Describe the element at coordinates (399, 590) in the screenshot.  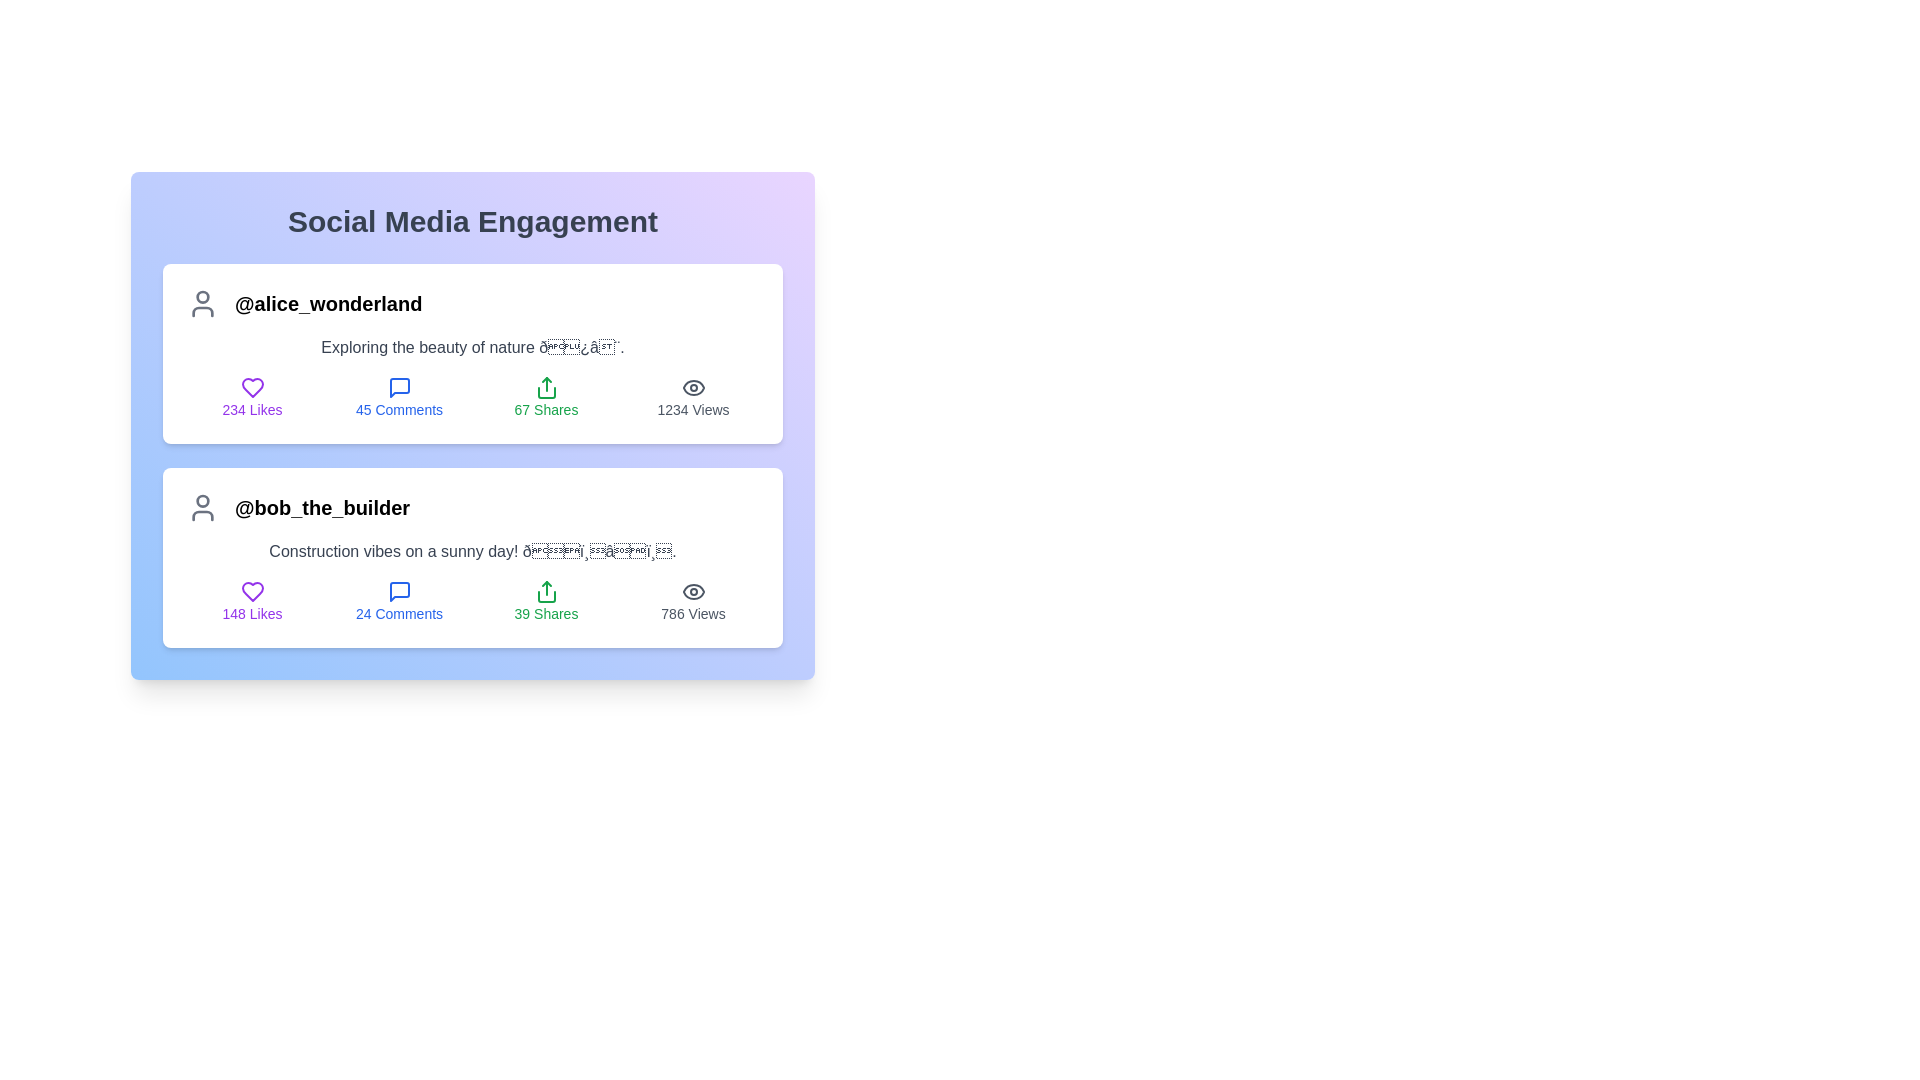
I see `the speech bubble icon representing comments in the '24 Comments' section of the card titled '@bob_the_builder'` at that location.